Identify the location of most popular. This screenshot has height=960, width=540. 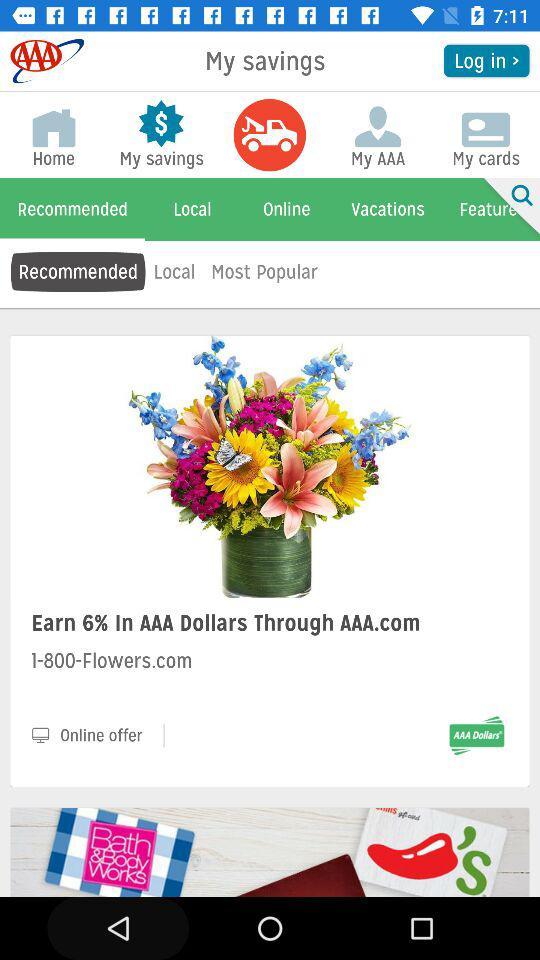
(264, 270).